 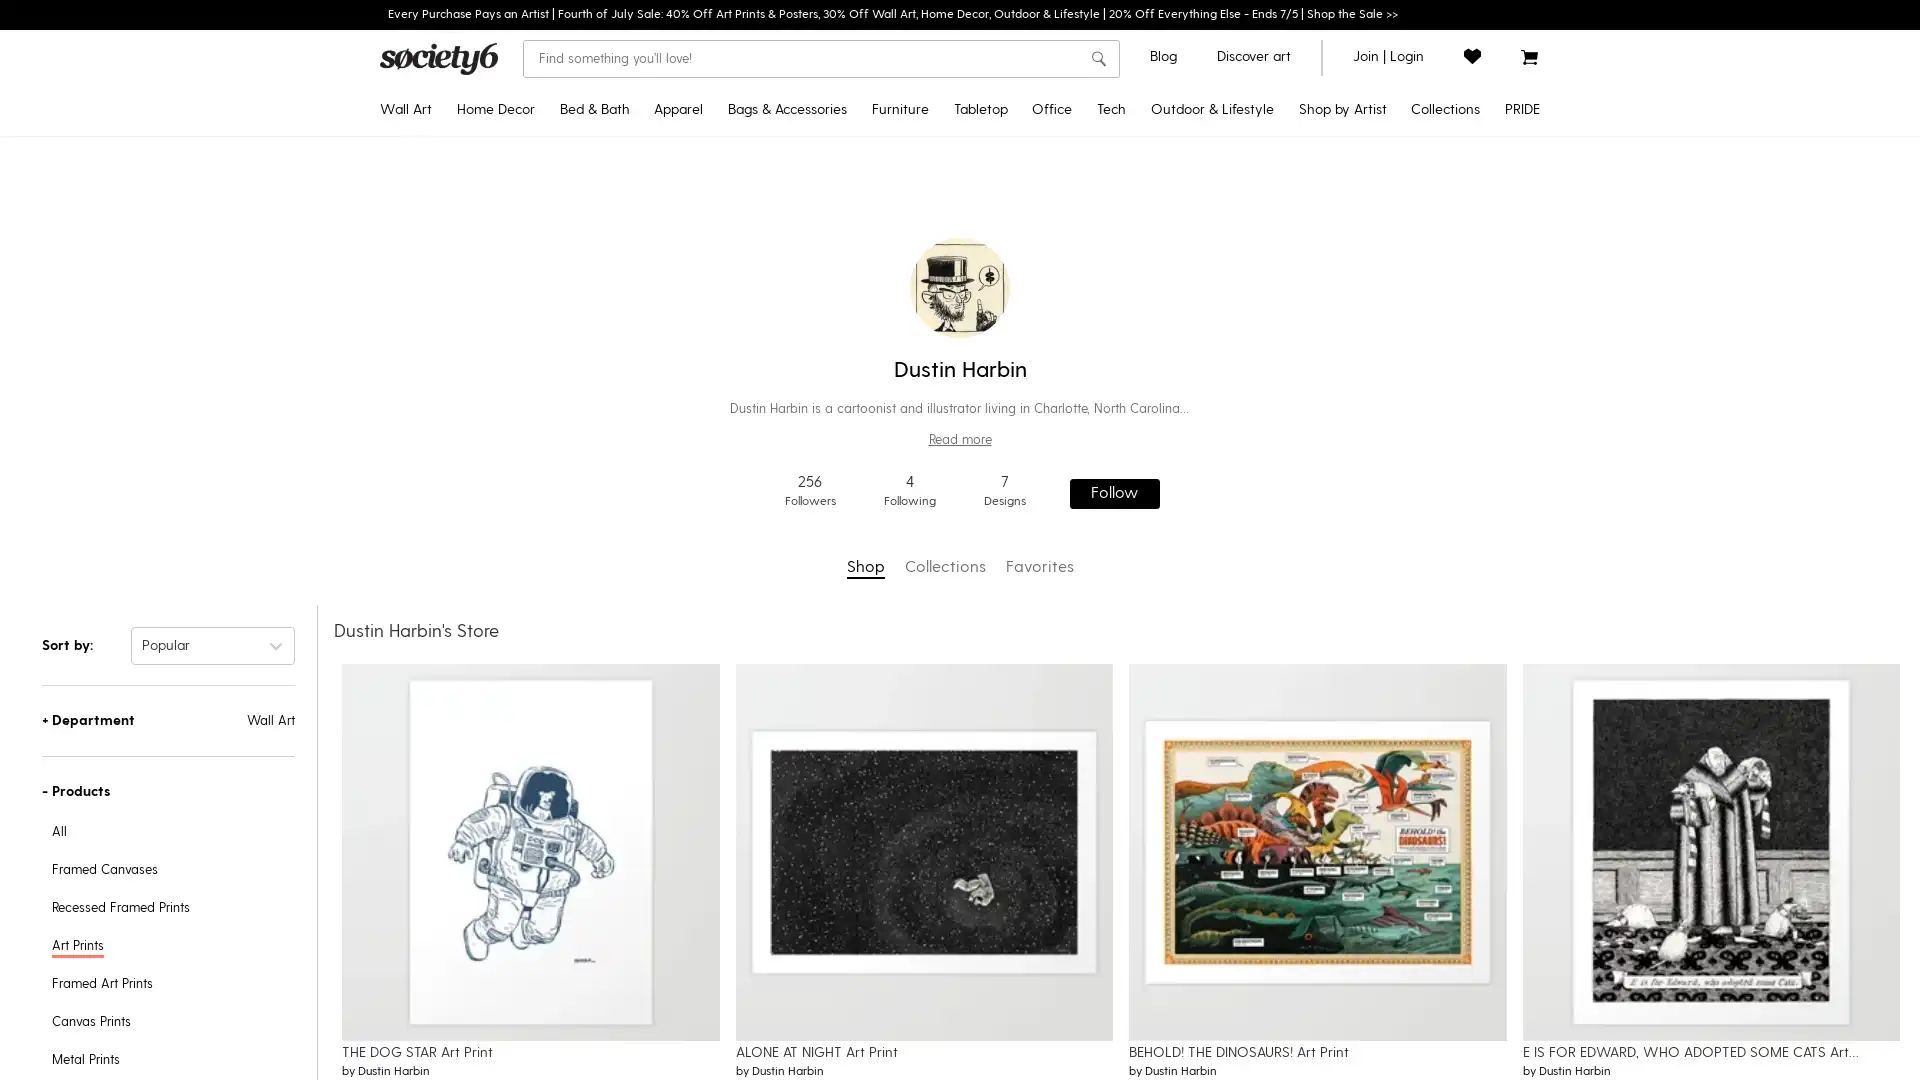 What do you see at coordinates (533, 450) in the screenshot?
I see `Area Rugs` at bounding box center [533, 450].